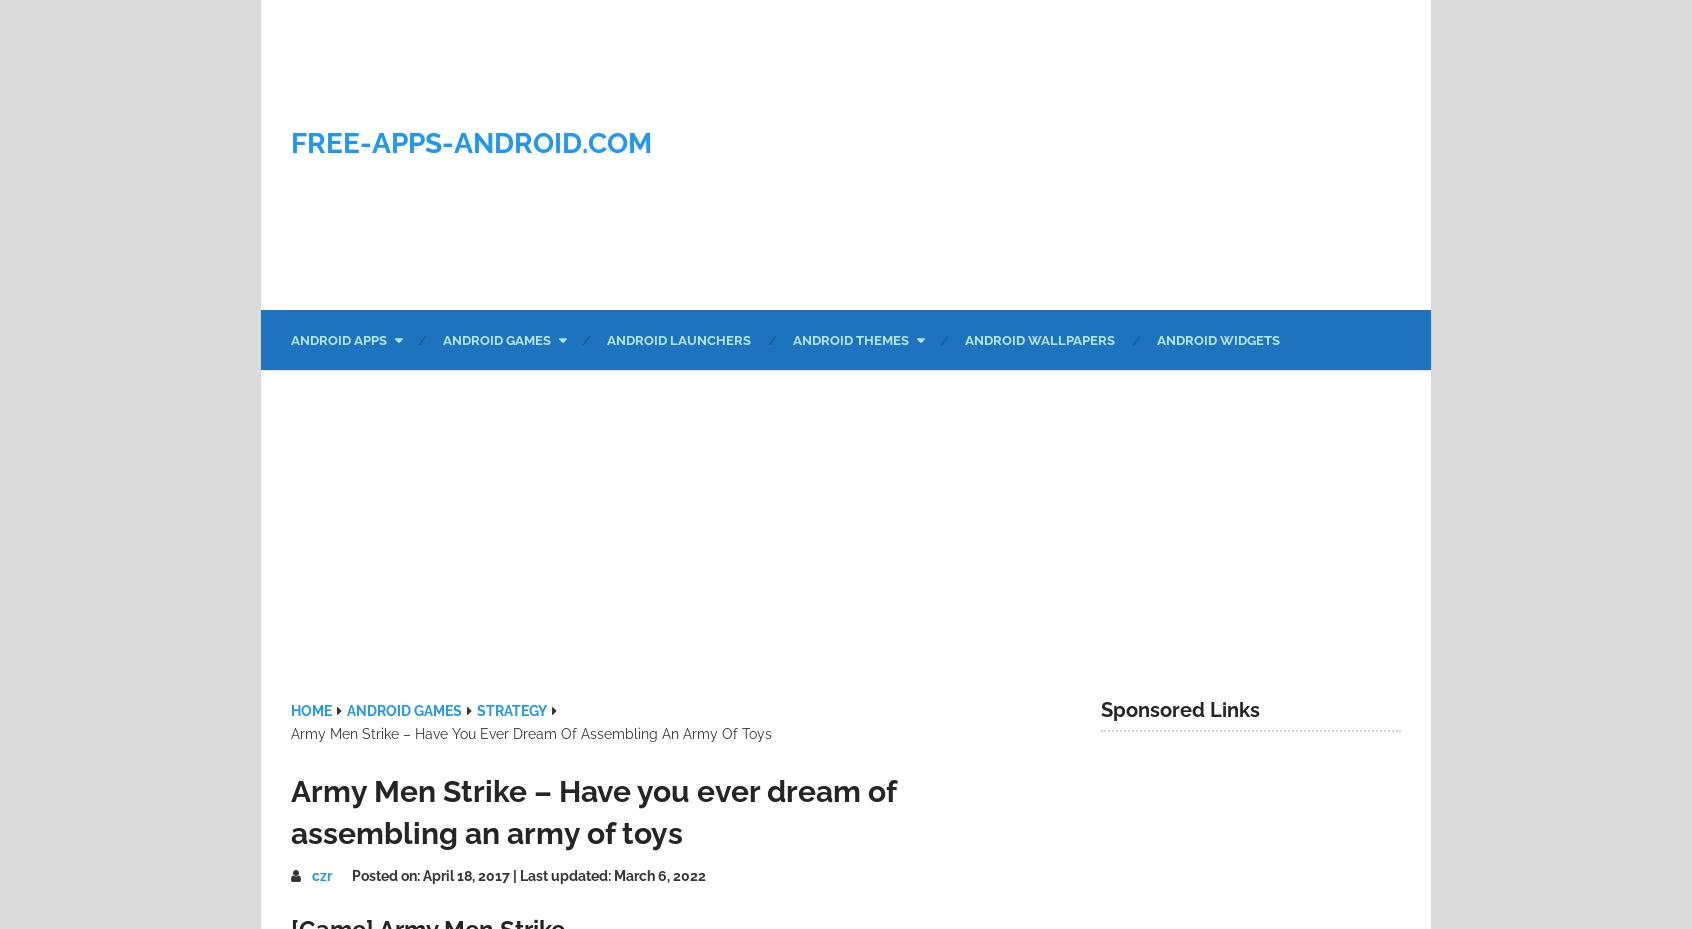 The width and height of the screenshot is (1692, 929). I want to click on 'Home', so click(310, 710).